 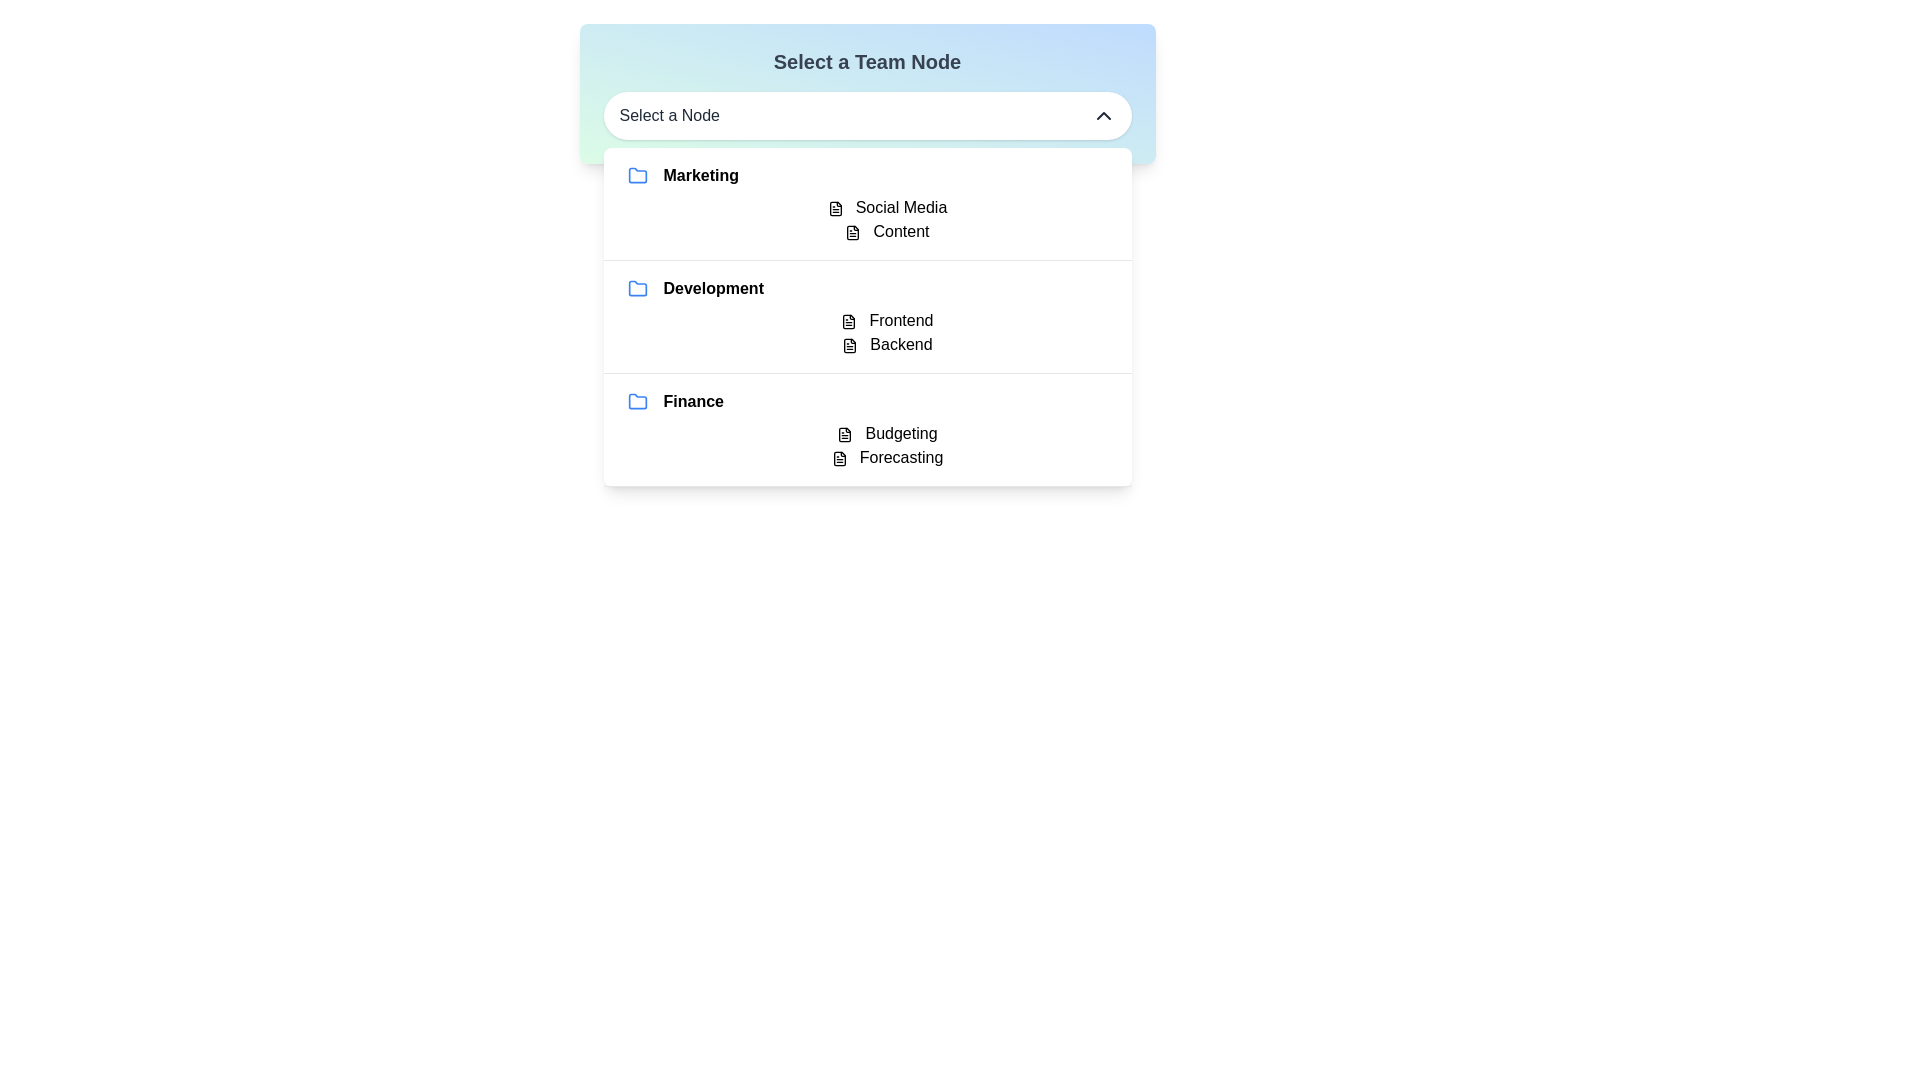 I want to click on the folder icon located to the left of the 'Finance' text label, so click(x=636, y=401).